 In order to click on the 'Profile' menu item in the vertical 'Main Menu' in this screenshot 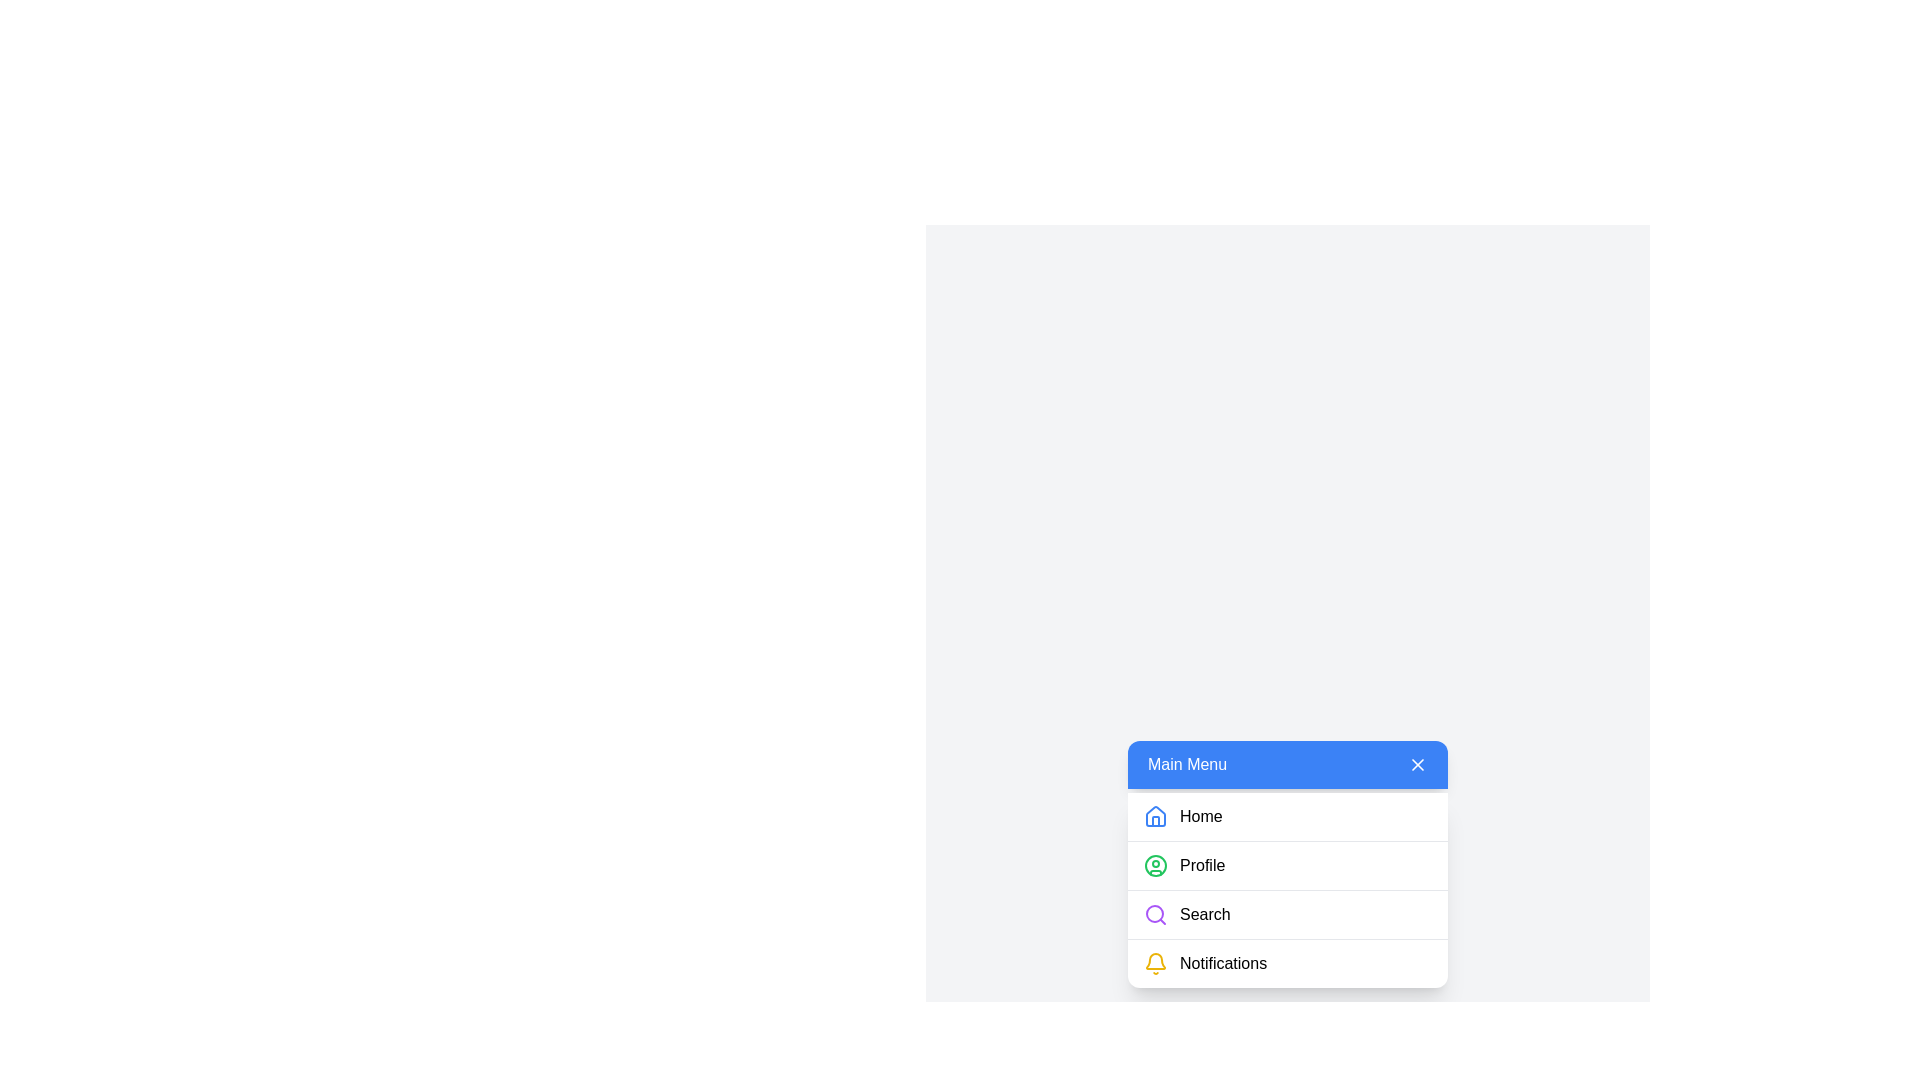, I will do `click(1287, 863)`.